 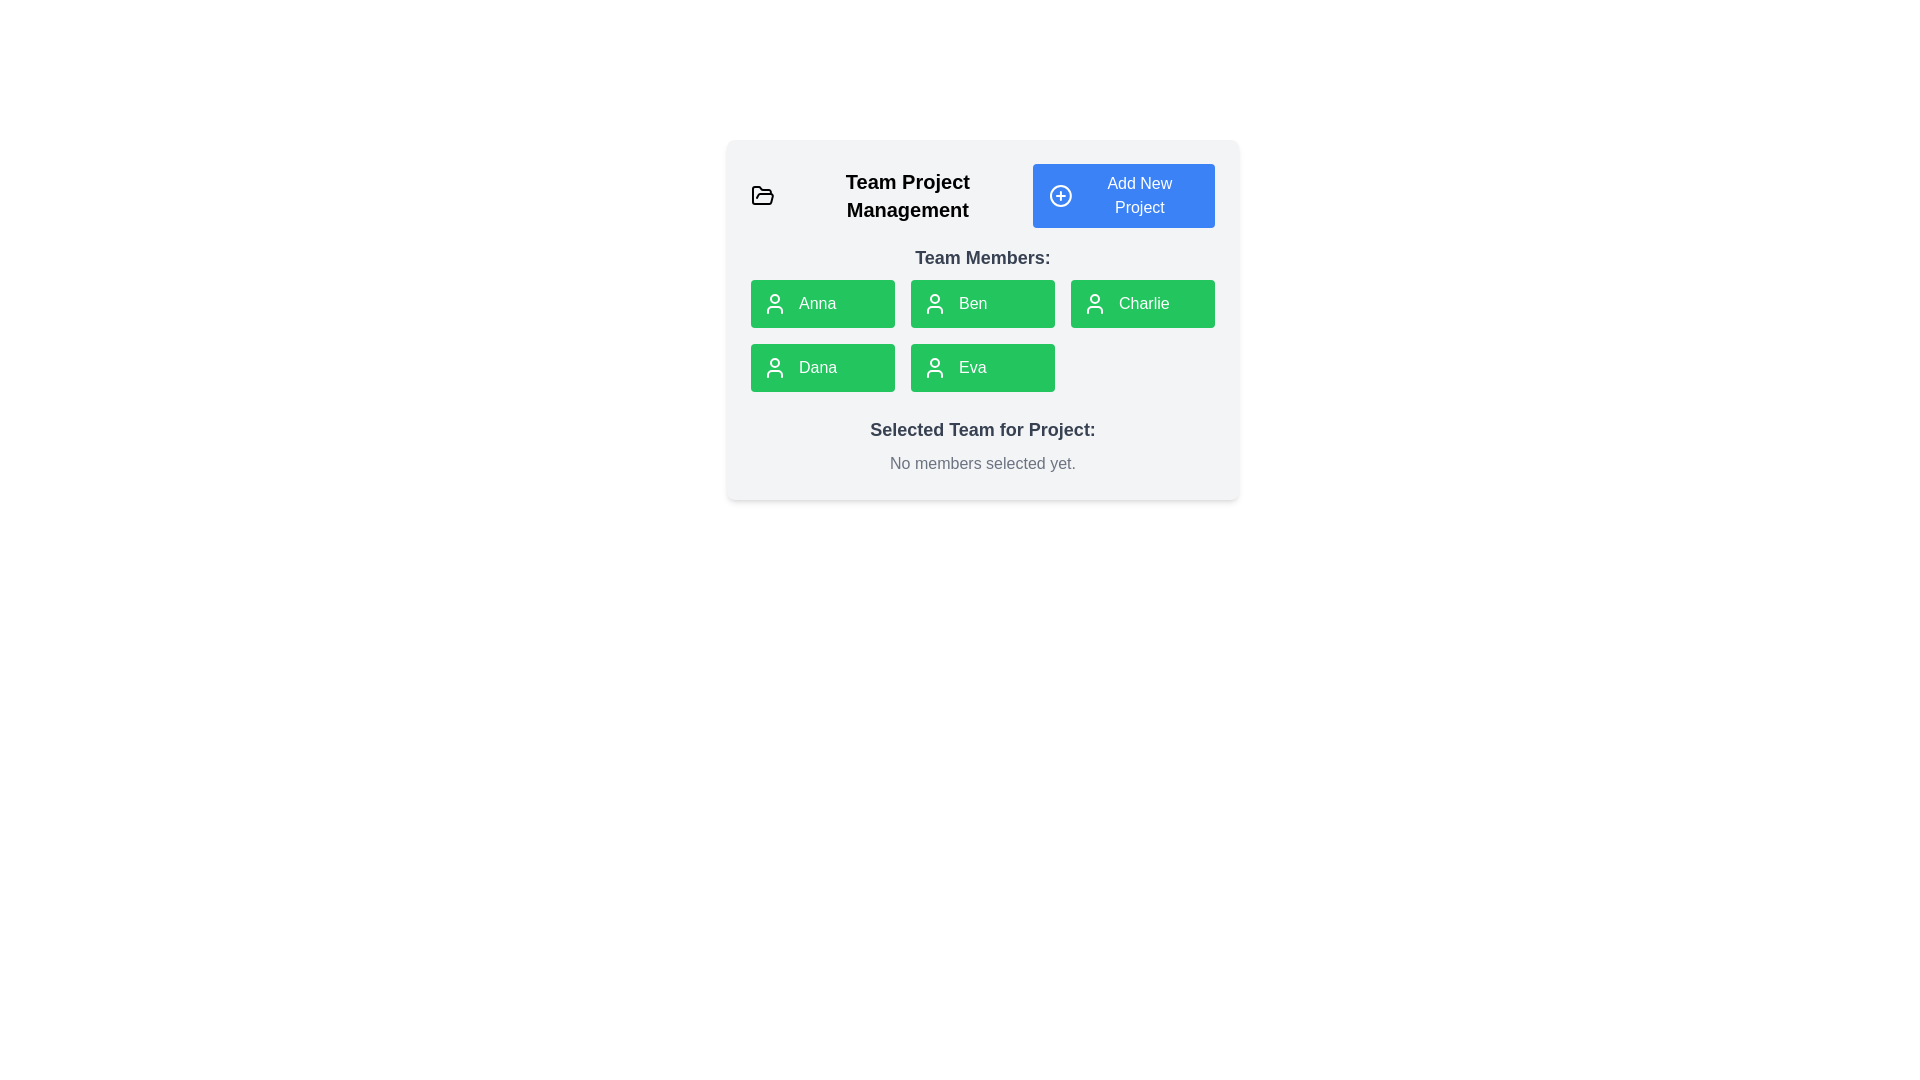 I want to click on the SVG icon resembling a person figure located within the button labeled 'Dana,' which is the fourth button in the grid of team members, so click(x=773, y=367).